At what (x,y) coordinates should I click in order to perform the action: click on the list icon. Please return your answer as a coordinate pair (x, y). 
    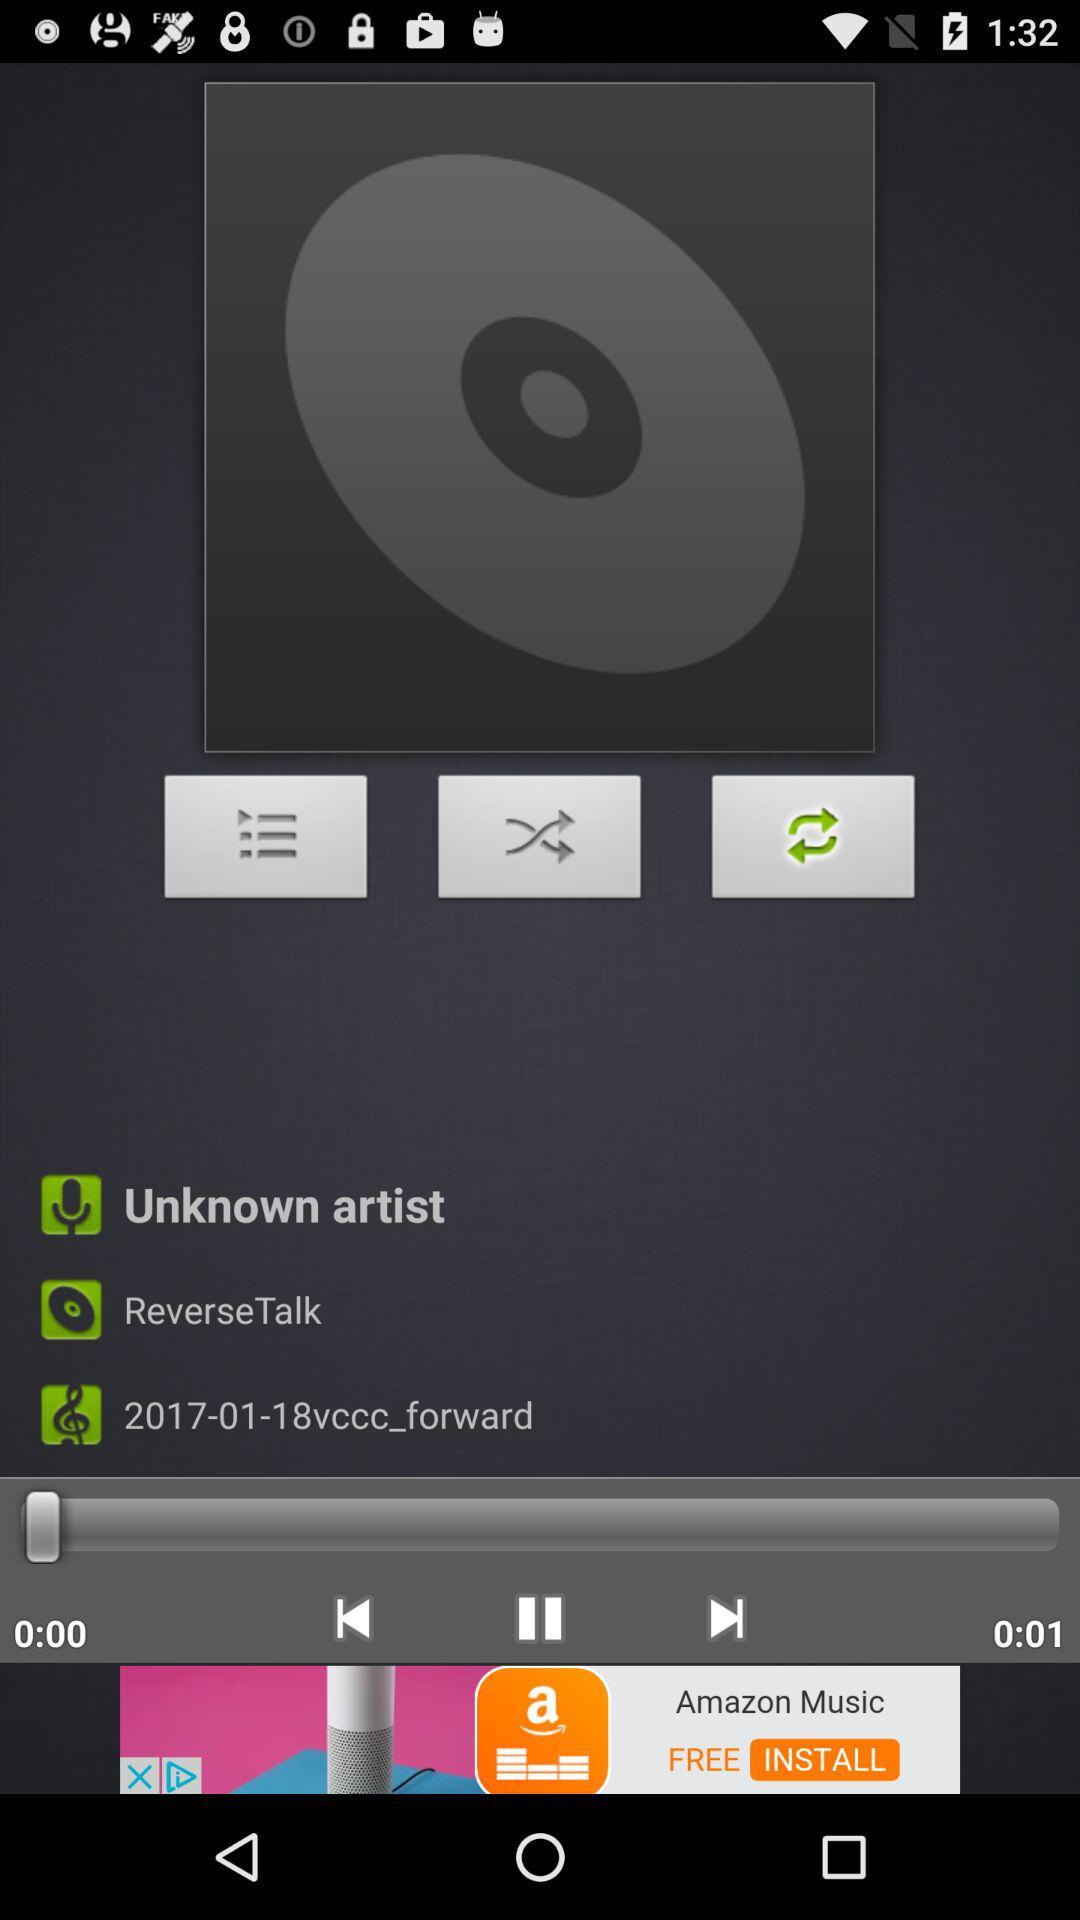
    Looking at the image, I should click on (265, 900).